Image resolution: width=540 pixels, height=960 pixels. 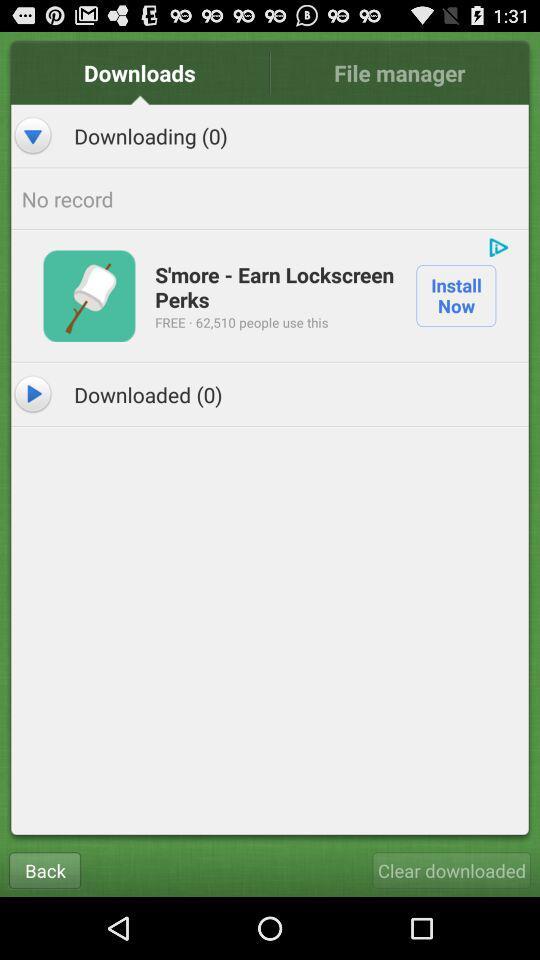 What do you see at coordinates (274, 285) in the screenshot?
I see `item to the left of the install now item` at bounding box center [274, 285].